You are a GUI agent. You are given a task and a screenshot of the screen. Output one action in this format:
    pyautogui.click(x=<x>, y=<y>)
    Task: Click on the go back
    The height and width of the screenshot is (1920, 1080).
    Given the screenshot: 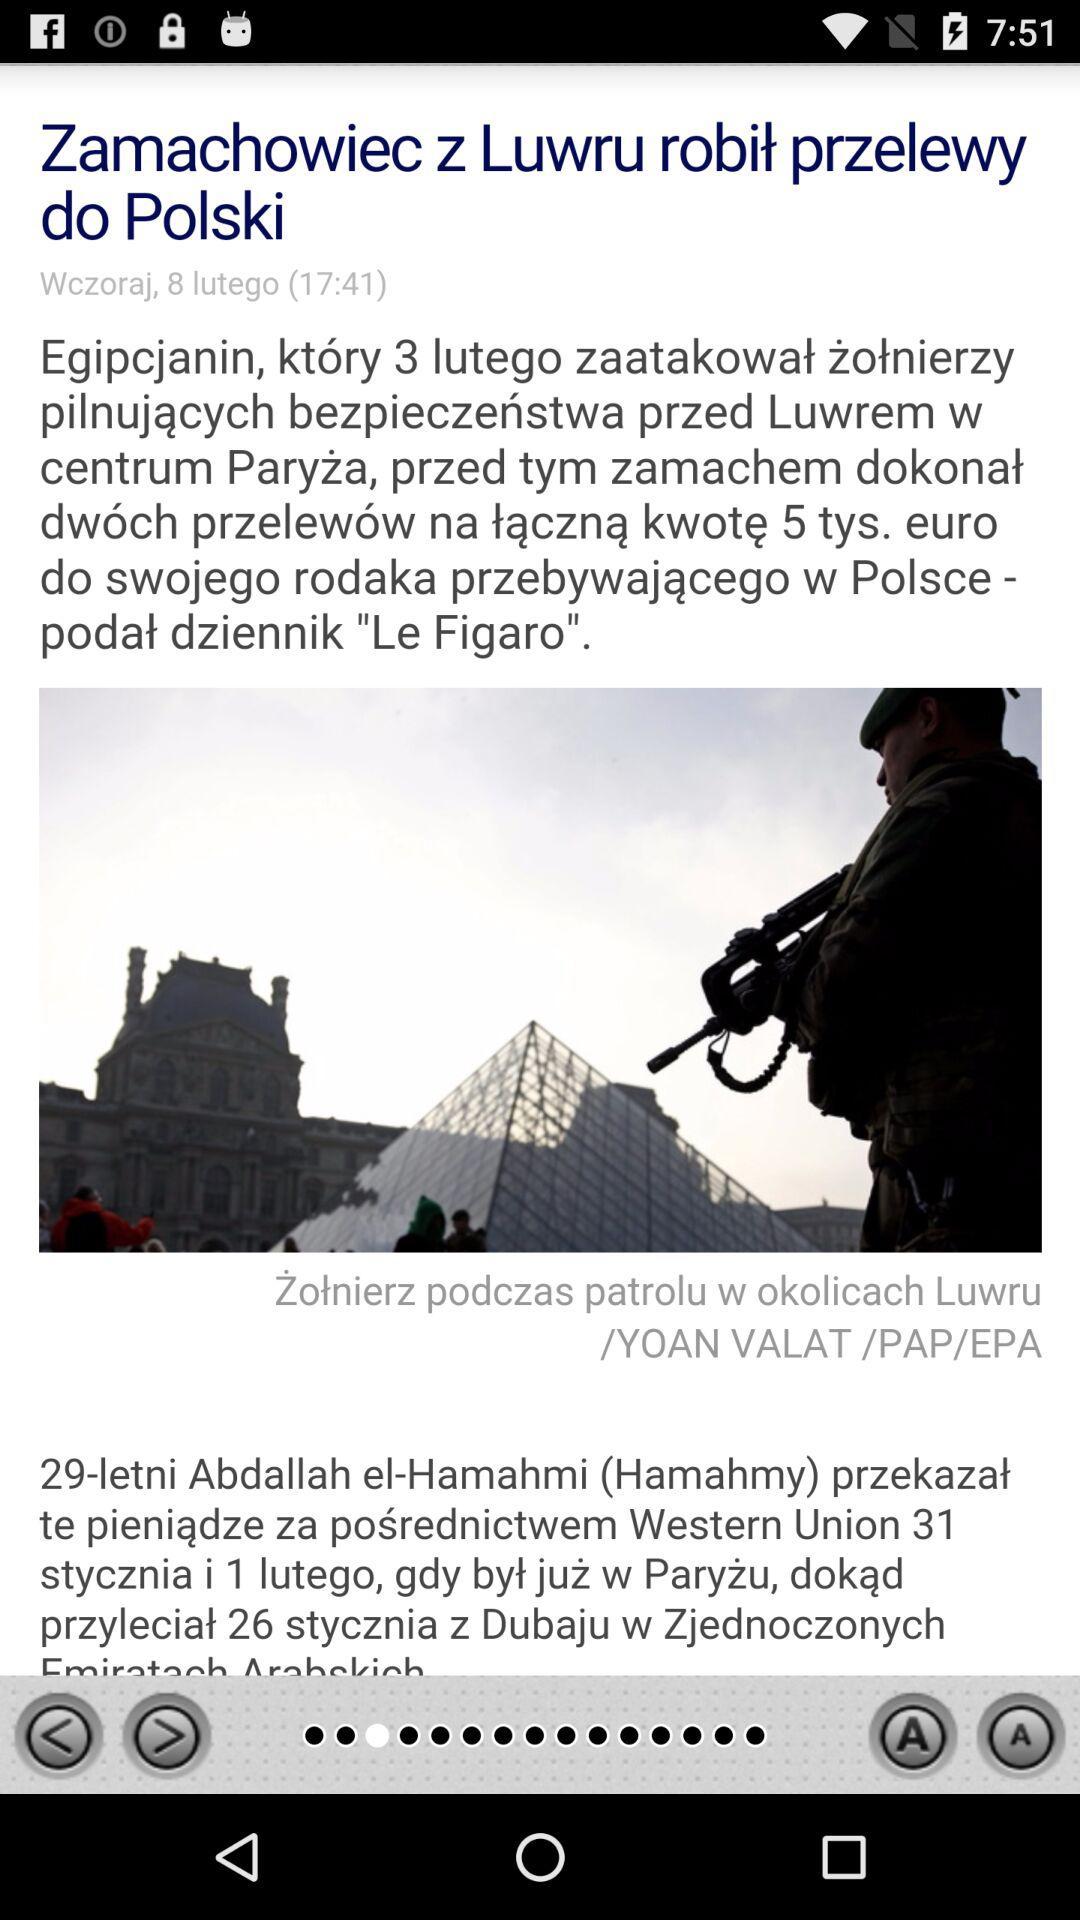 What is the action you would take?
    pyautogui.click(x=56, y=1735)
    